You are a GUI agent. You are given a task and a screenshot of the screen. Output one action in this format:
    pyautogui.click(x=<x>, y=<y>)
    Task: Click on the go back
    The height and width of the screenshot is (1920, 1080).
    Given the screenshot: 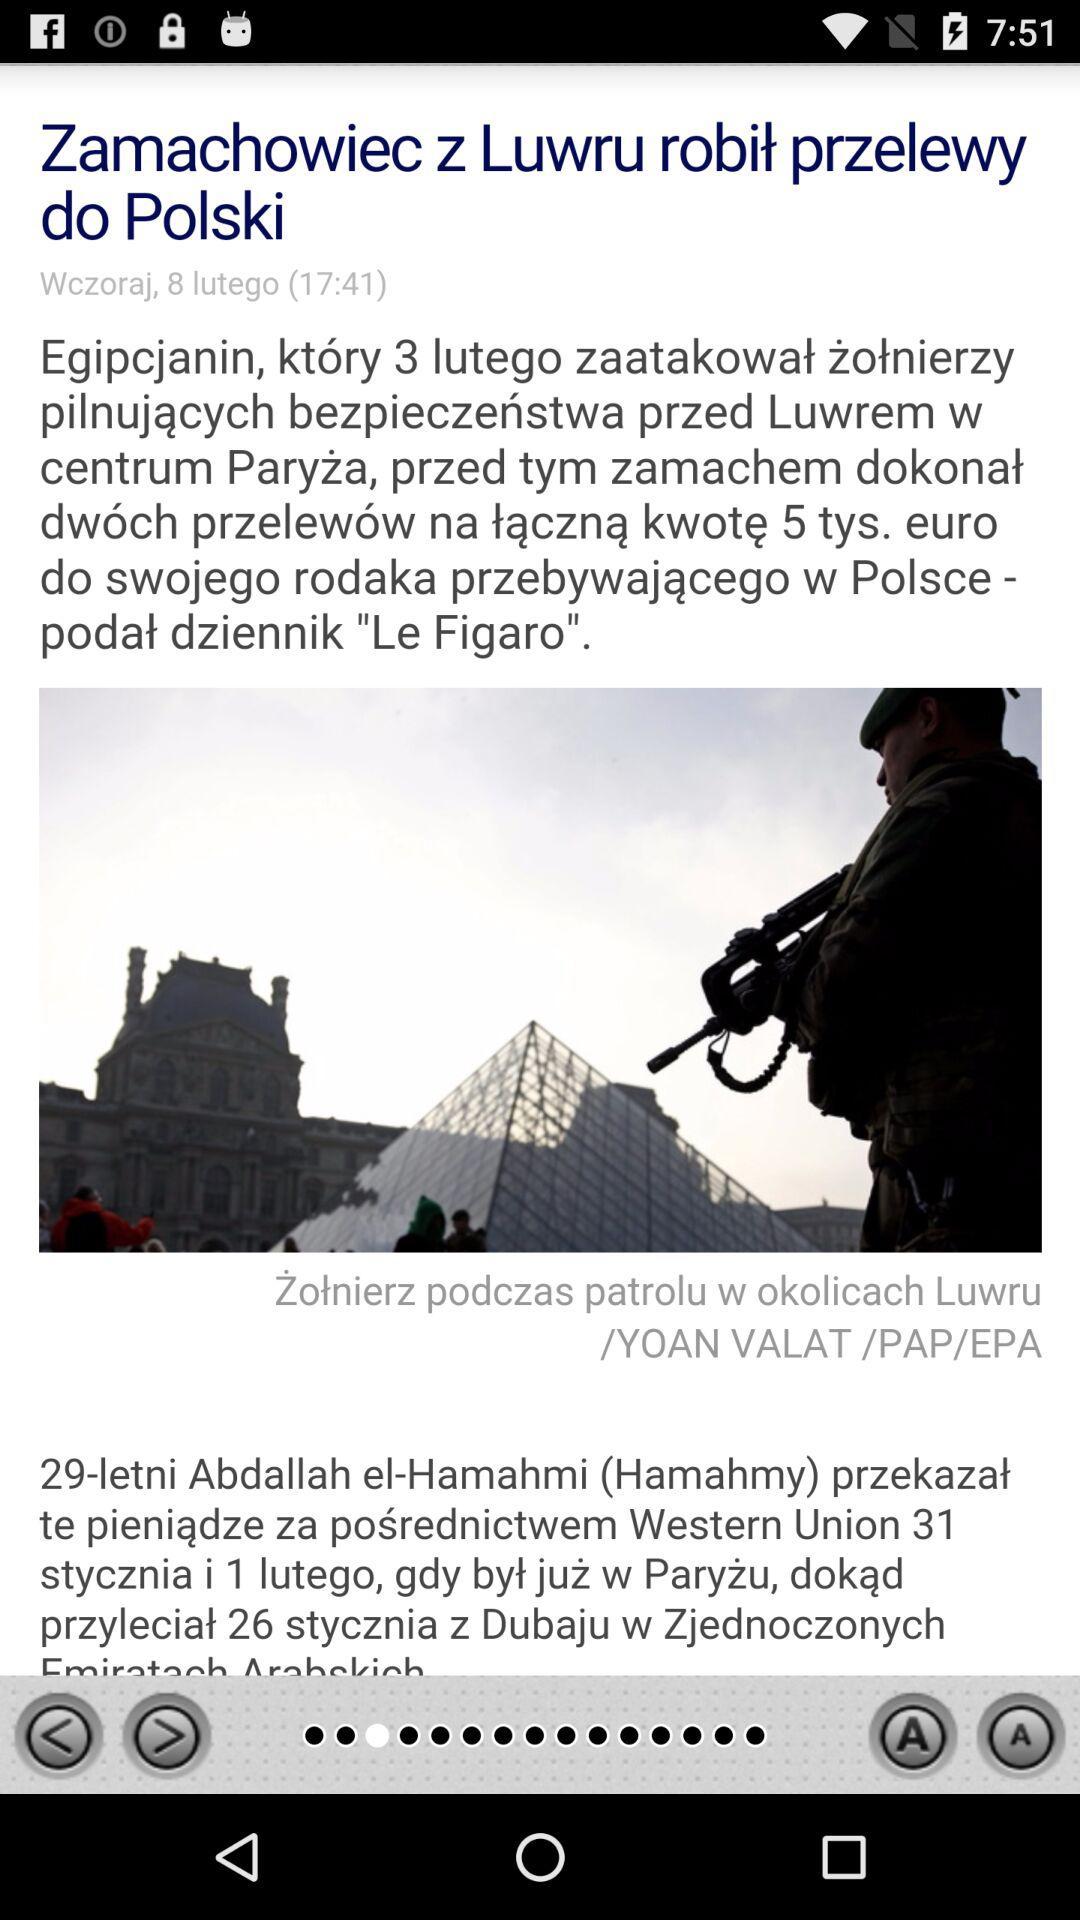 What is the action you would take?
    pyautogui.click(x=56, y=1735)
    